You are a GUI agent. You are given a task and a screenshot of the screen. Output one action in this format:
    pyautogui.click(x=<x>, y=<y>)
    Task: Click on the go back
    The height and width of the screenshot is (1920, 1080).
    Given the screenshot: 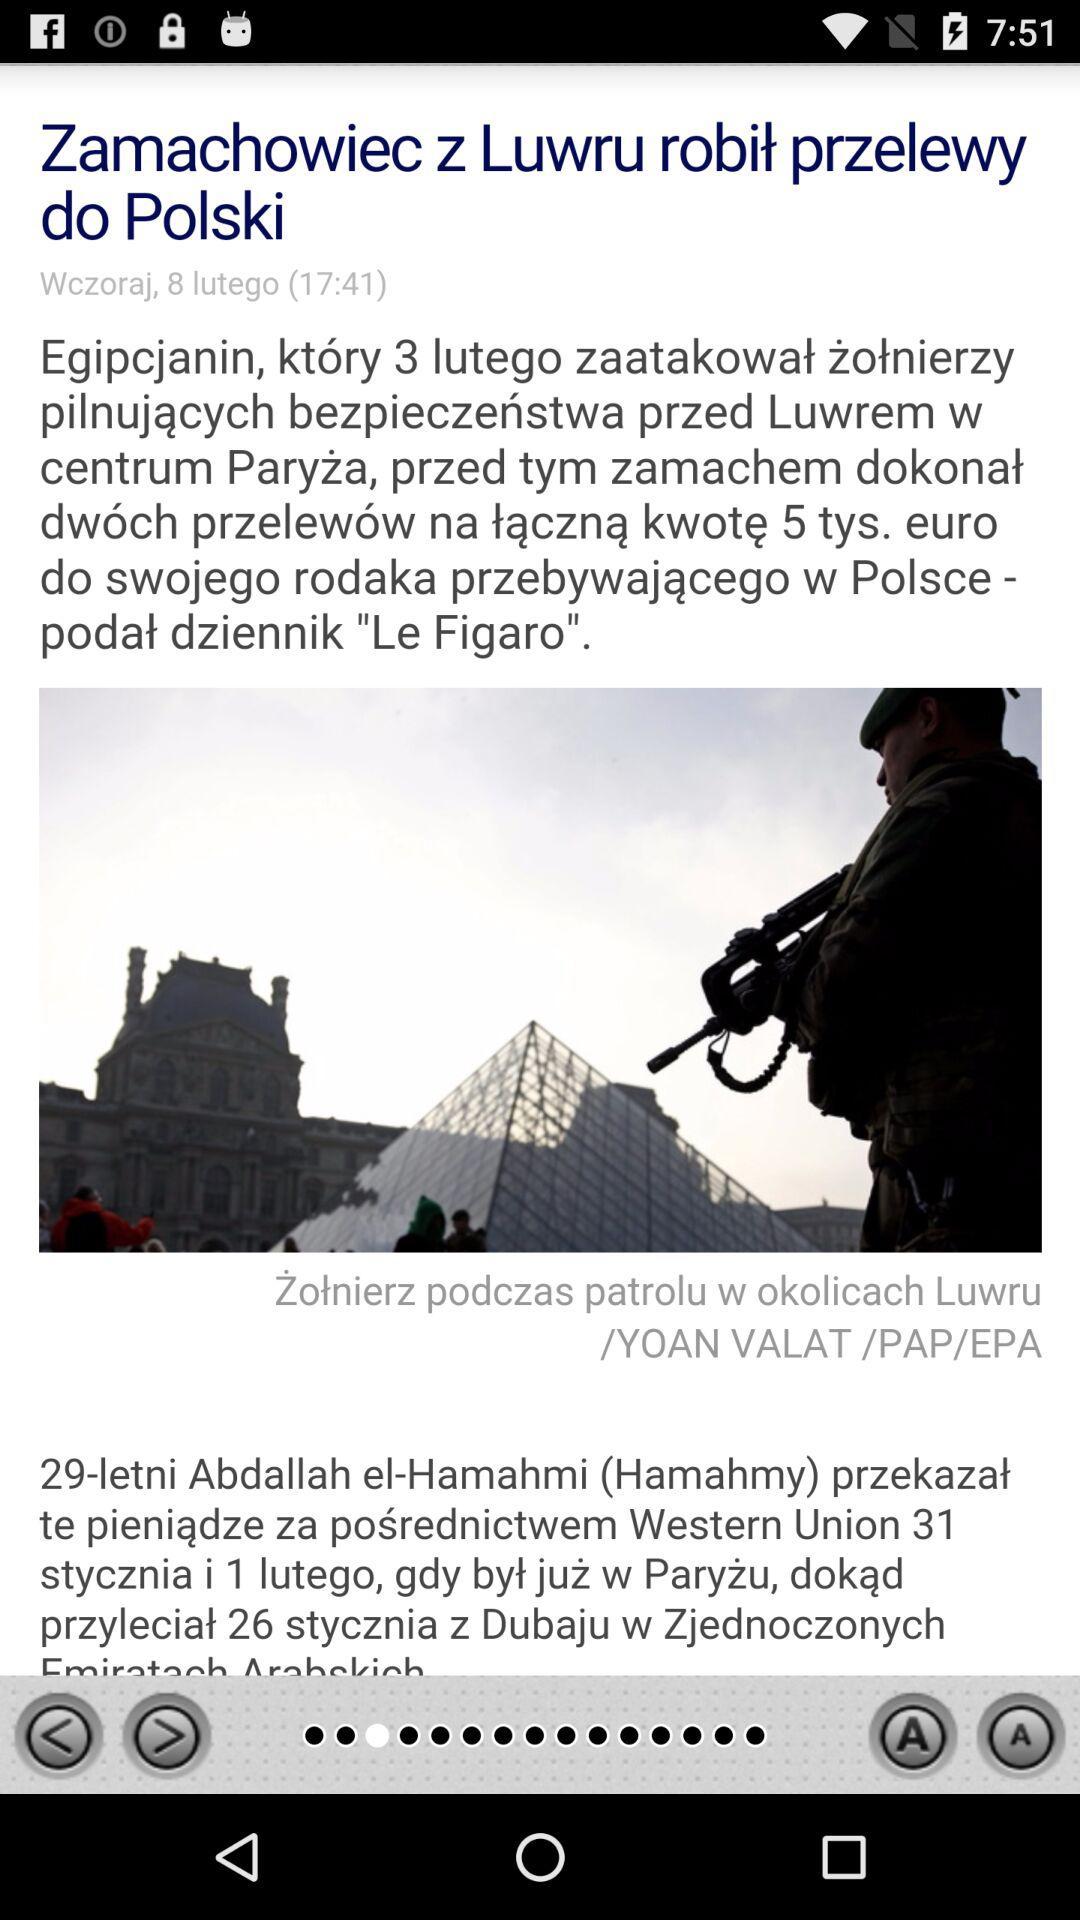 What is the action you would take?
    pyautogui.click(x=56, y=1735)
    